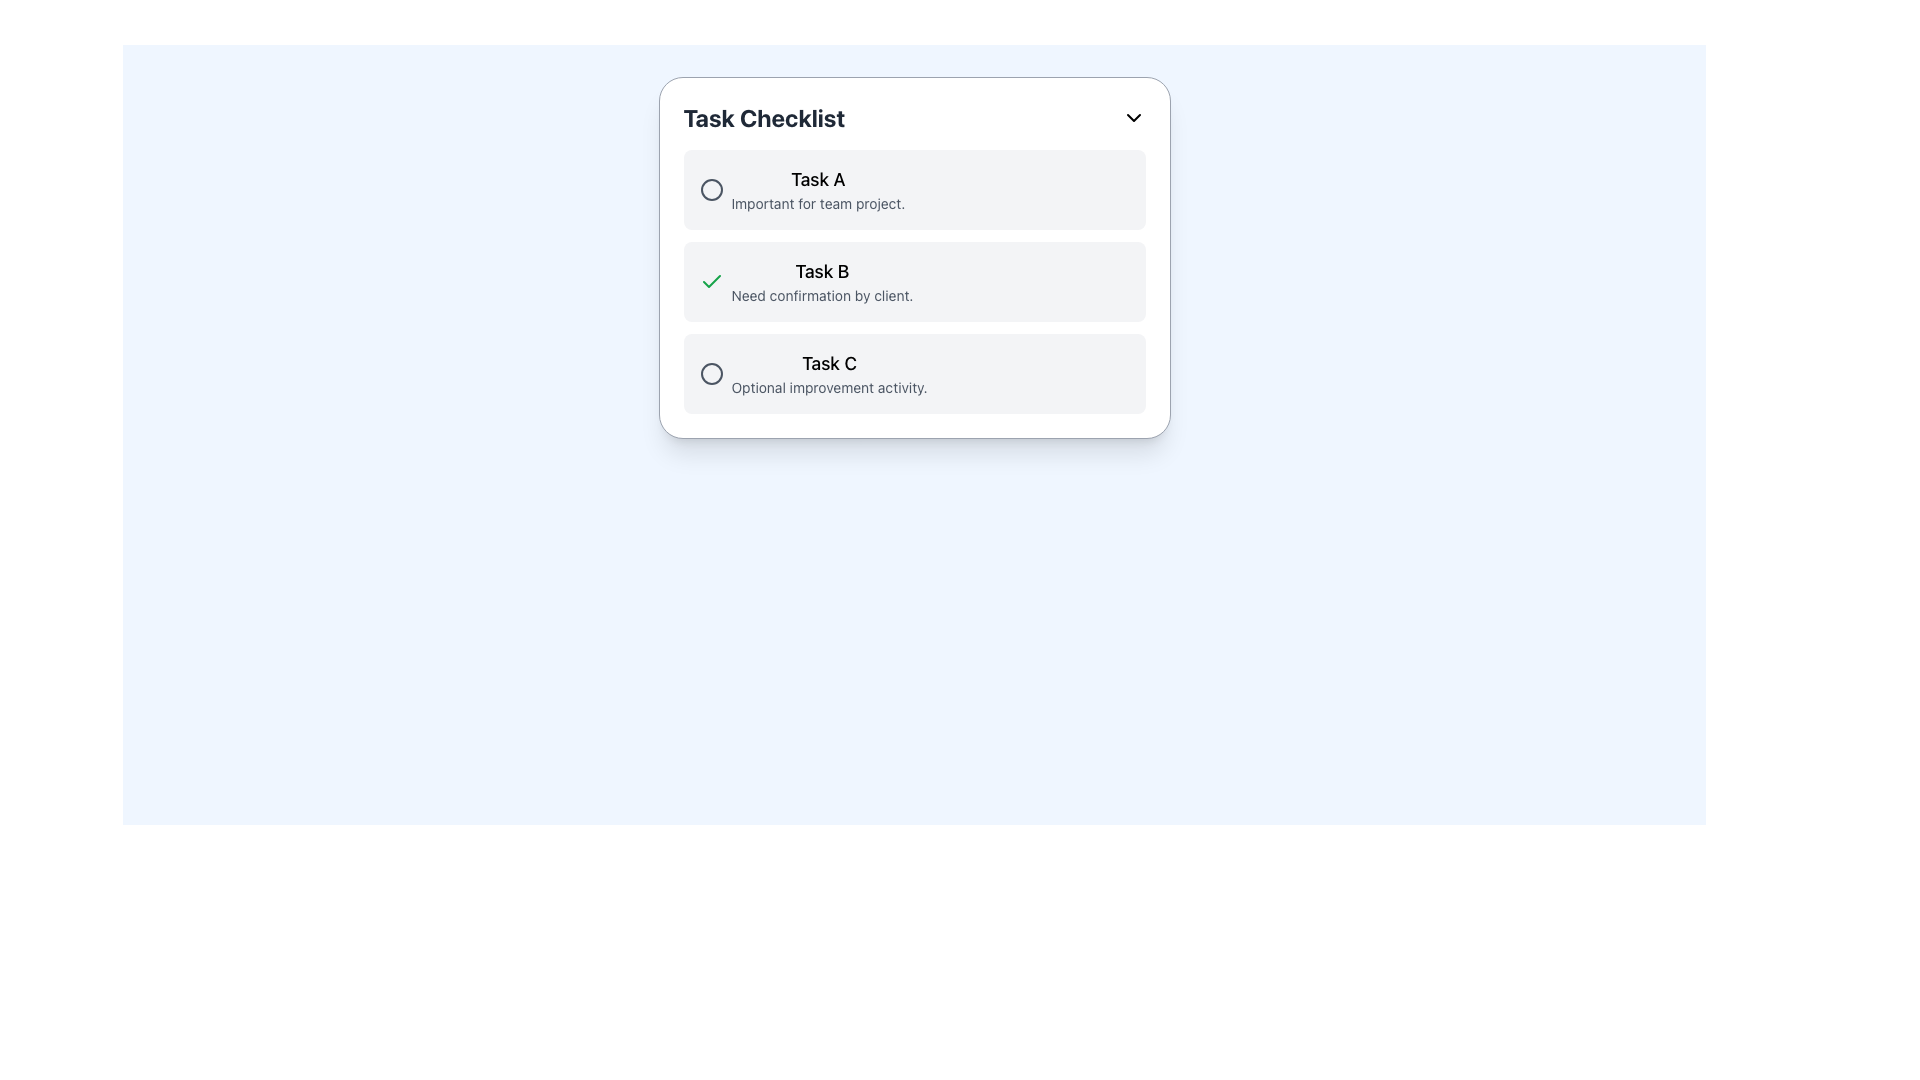 This screenshot has height=1080, width=1920. What do you see at coordinates (822, 272) in the screenshot?
I see `the 'Task B' text label, which is styled prominently in black and serves as the header for the second task in the checklist interface` at bounding box center [822, 272].